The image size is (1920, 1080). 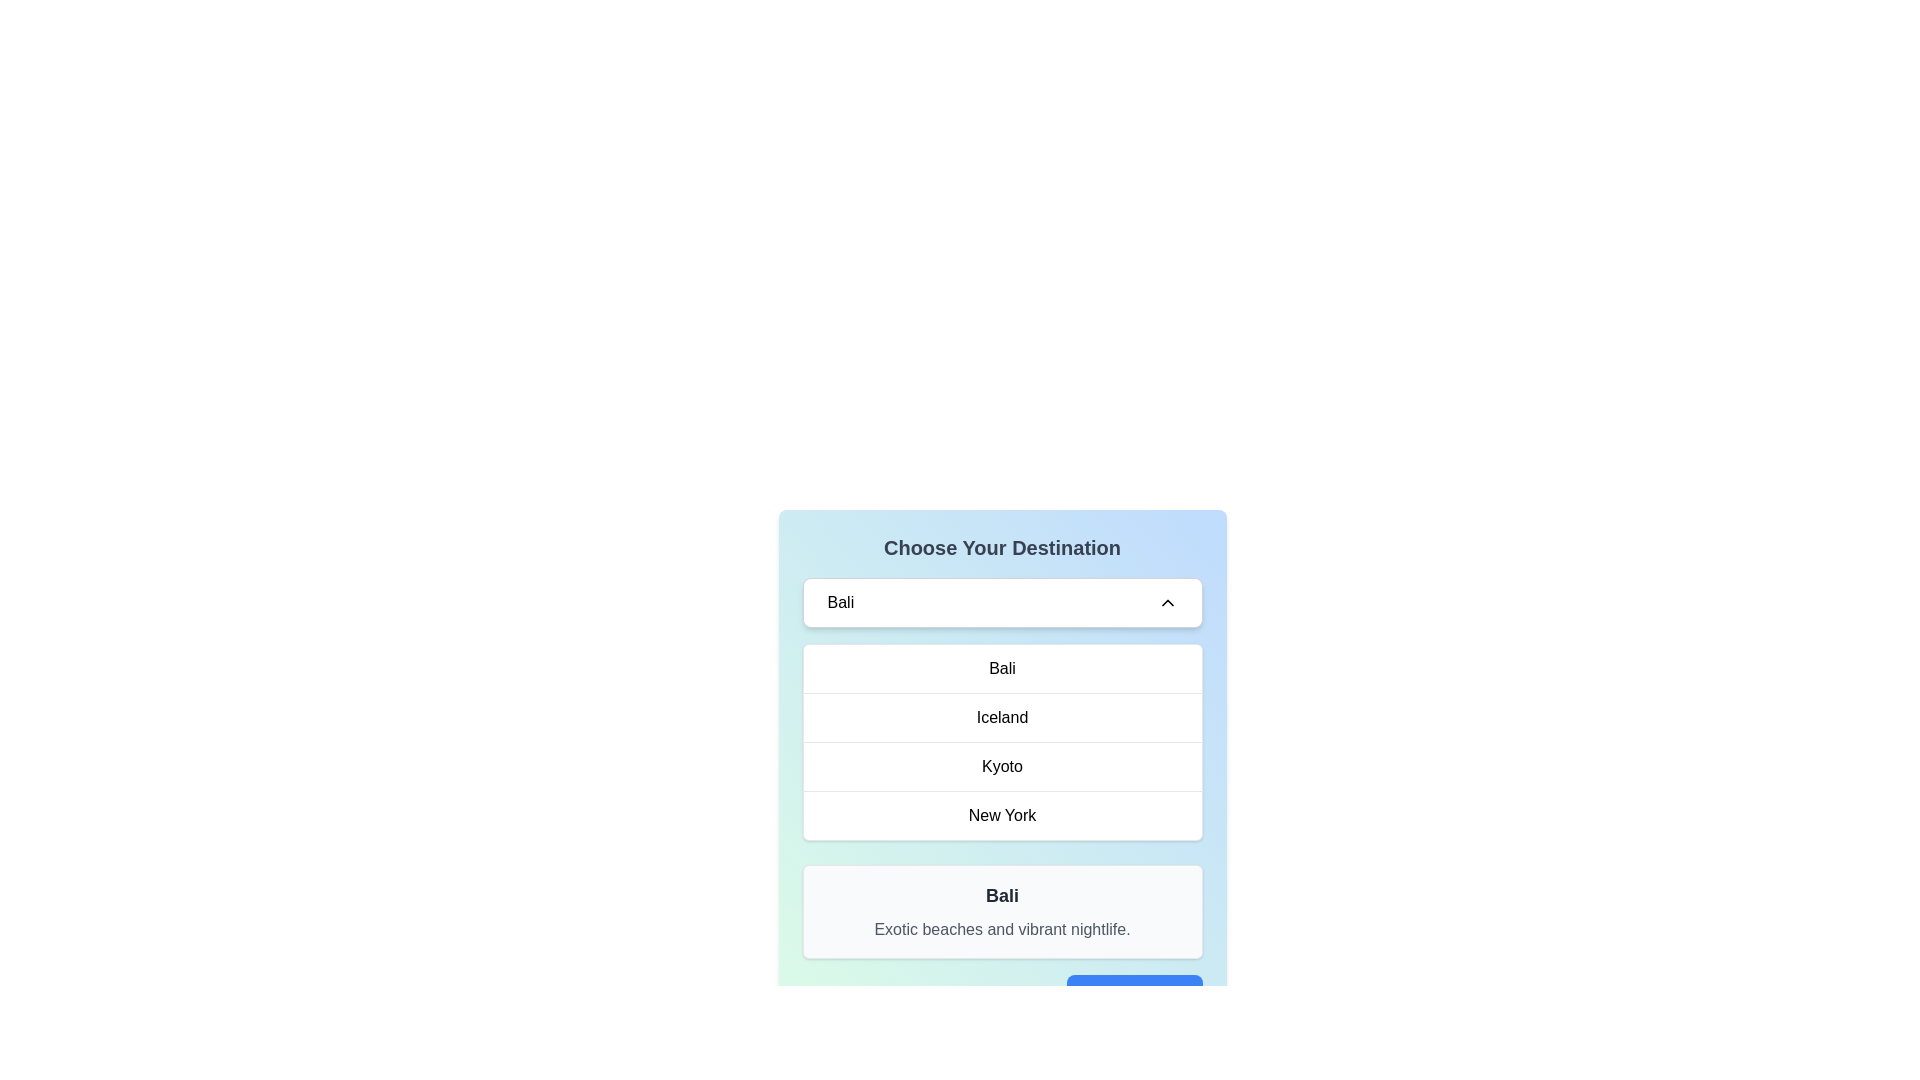 What do you see at coordinates (1167, 601) in the screenshot?
I see `the chevron icon on the right side of the white bar displaying 'Bali'` at bounding box center [1167, 601].